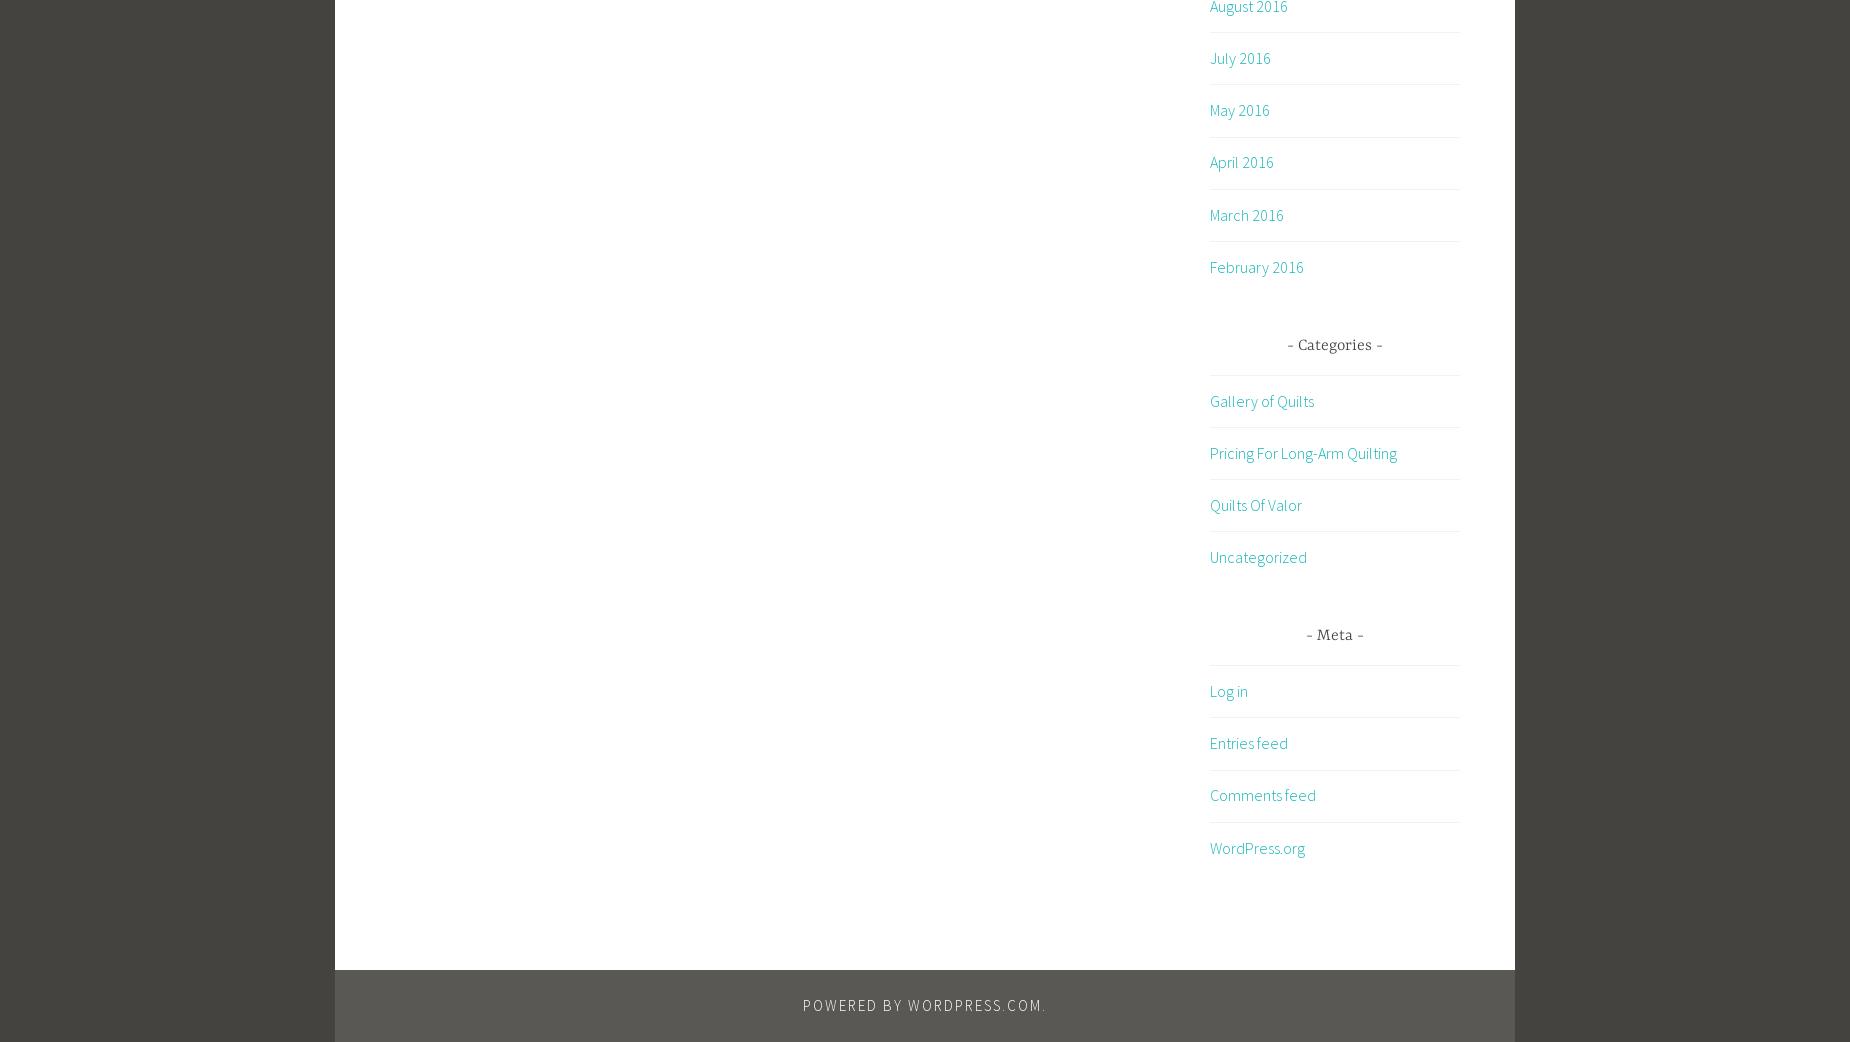 The height and width of the screenshot is (1042, 1850). What do you see at coordinates (1261, 399) in the screenshot?
I see `'Gallery of Quilts'` at bounding box center [1261, 399].